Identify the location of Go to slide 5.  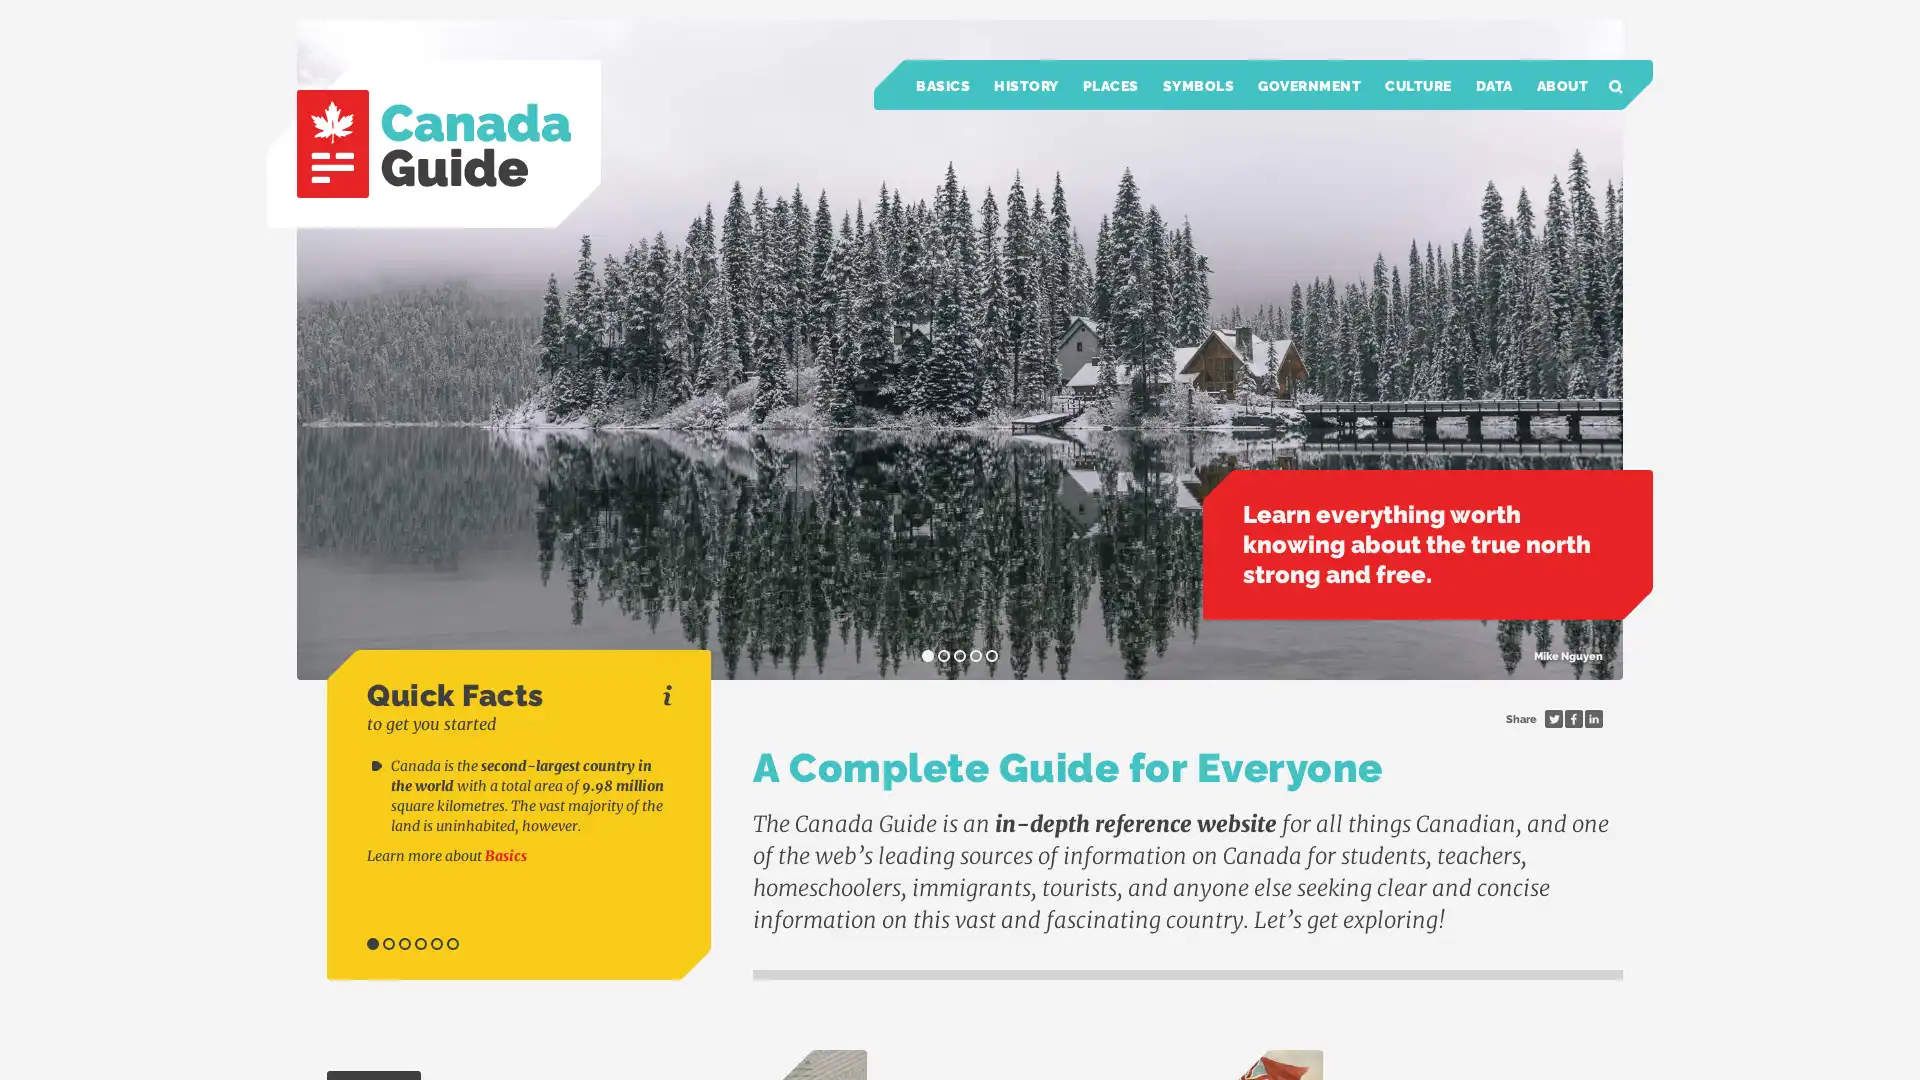
(992, 655).